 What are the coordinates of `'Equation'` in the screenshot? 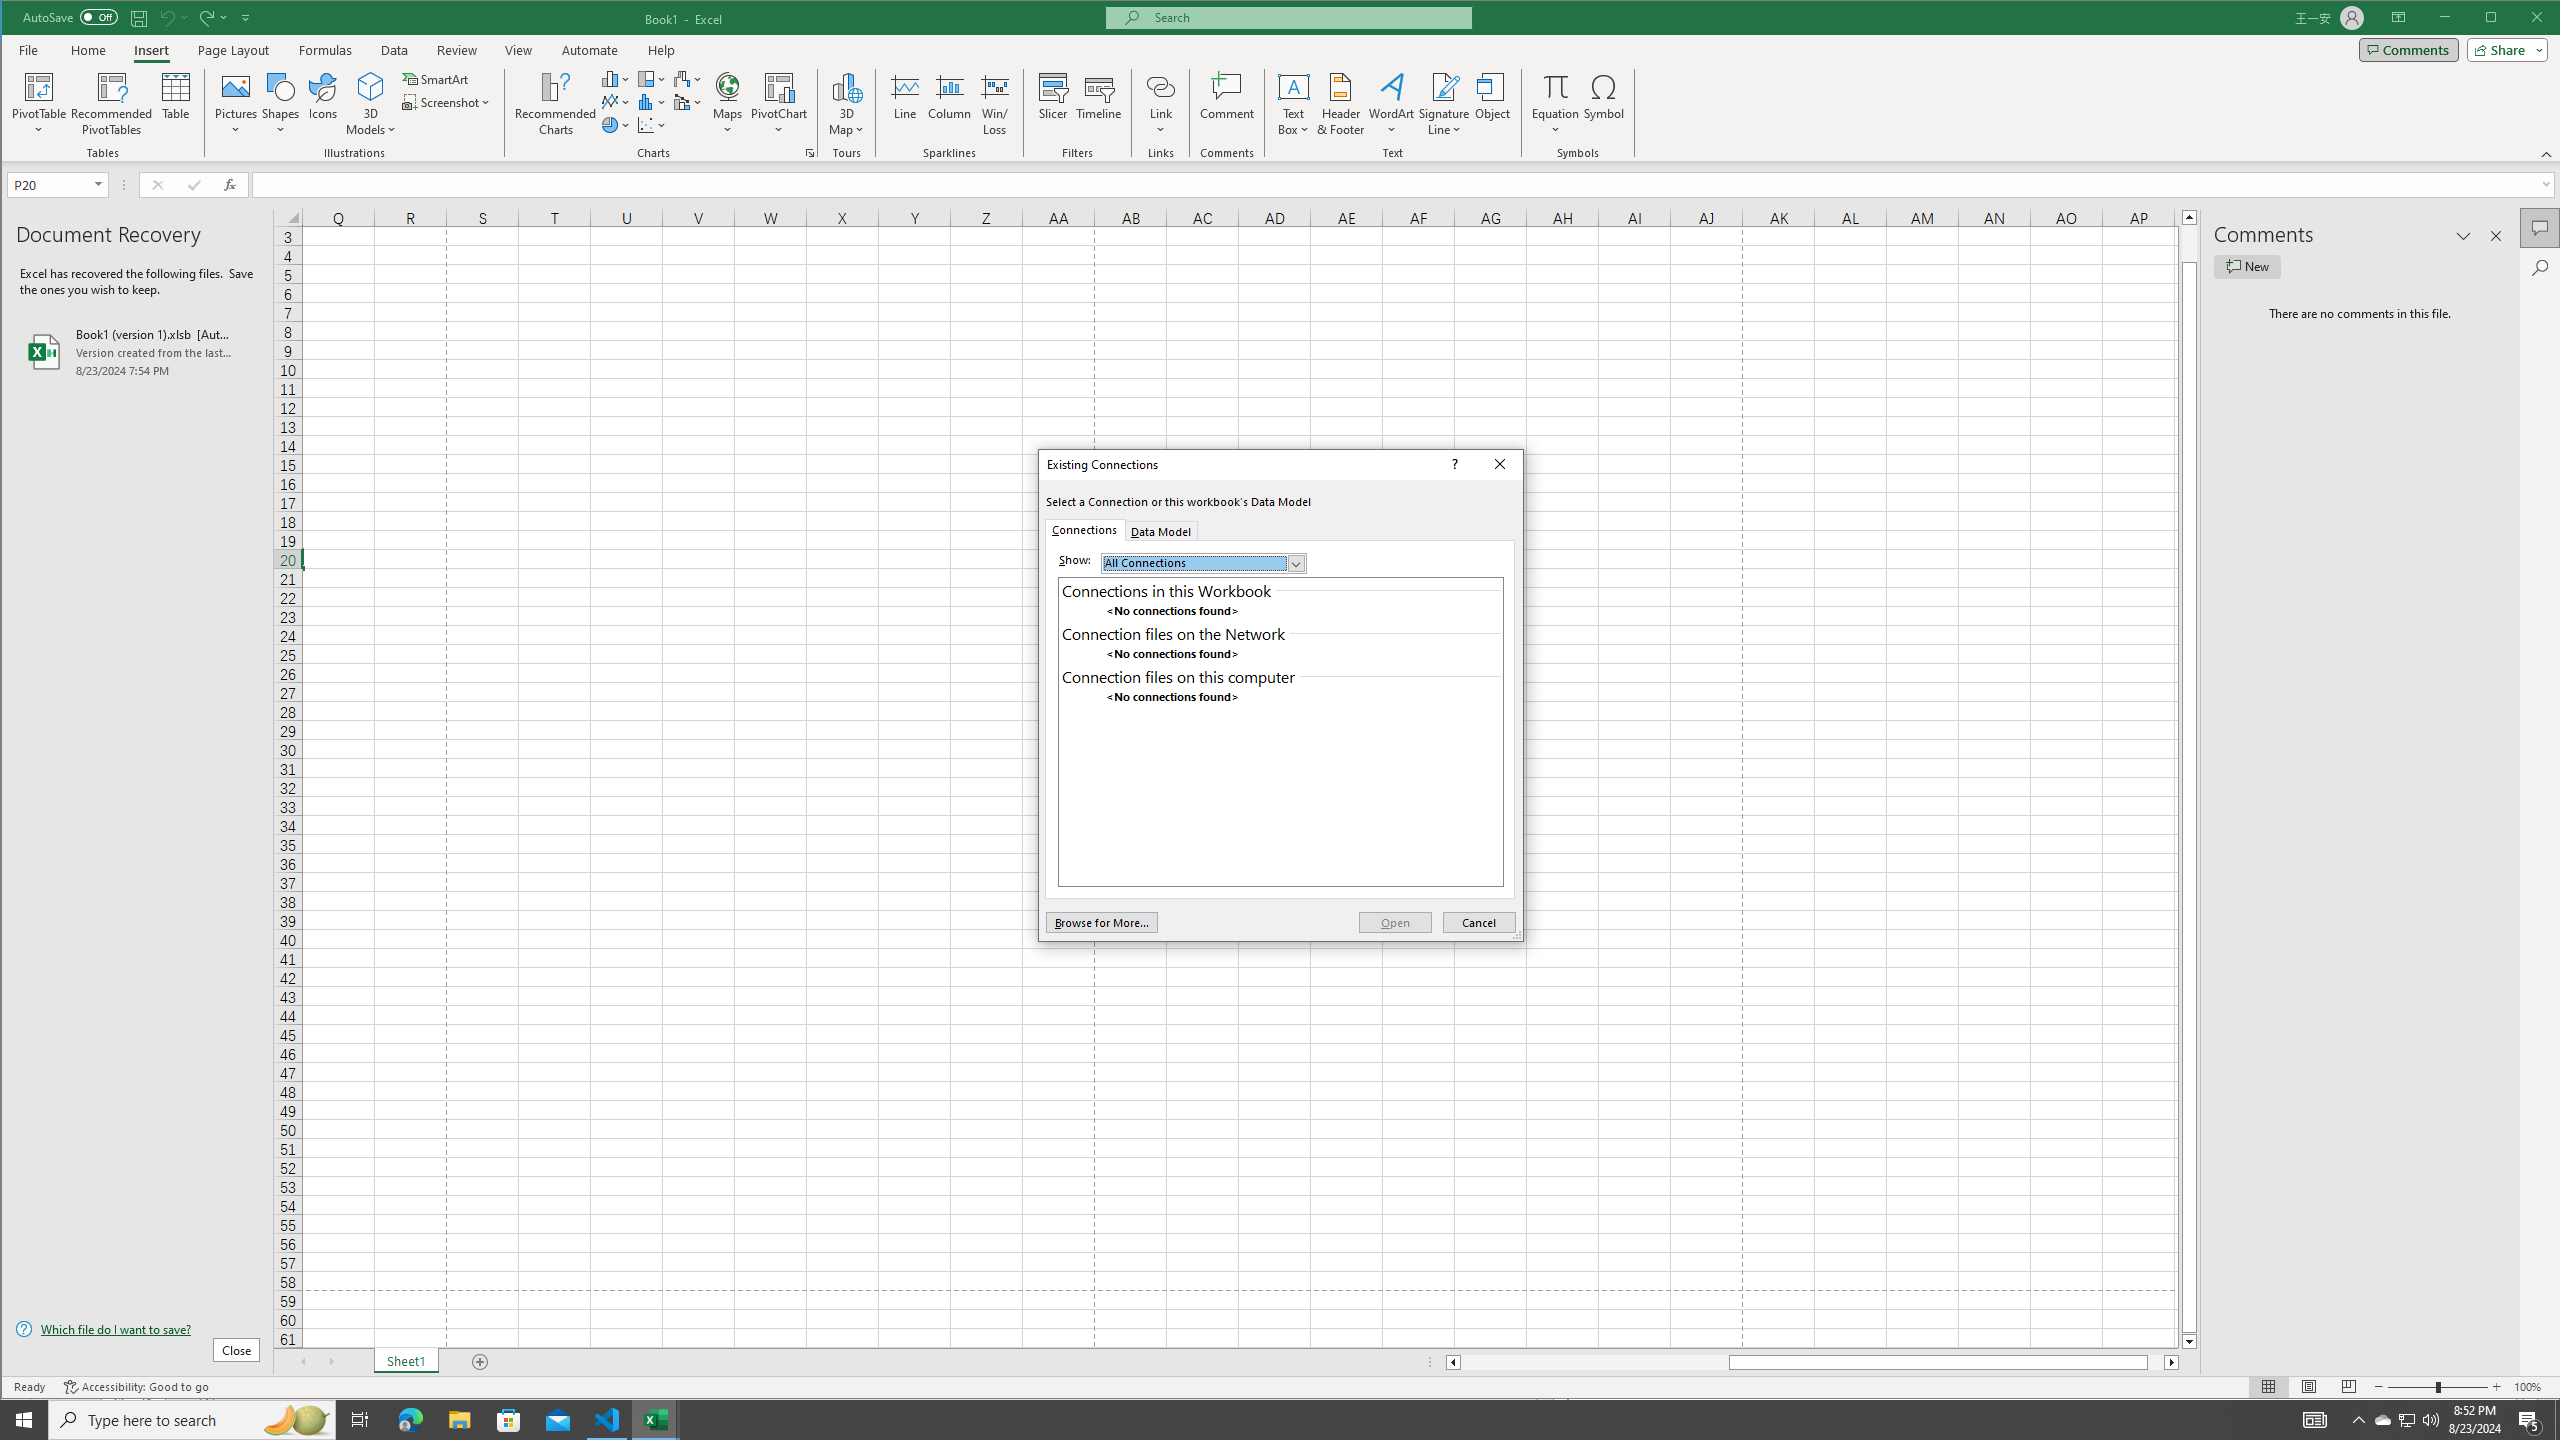 It's located at (1556, 85).